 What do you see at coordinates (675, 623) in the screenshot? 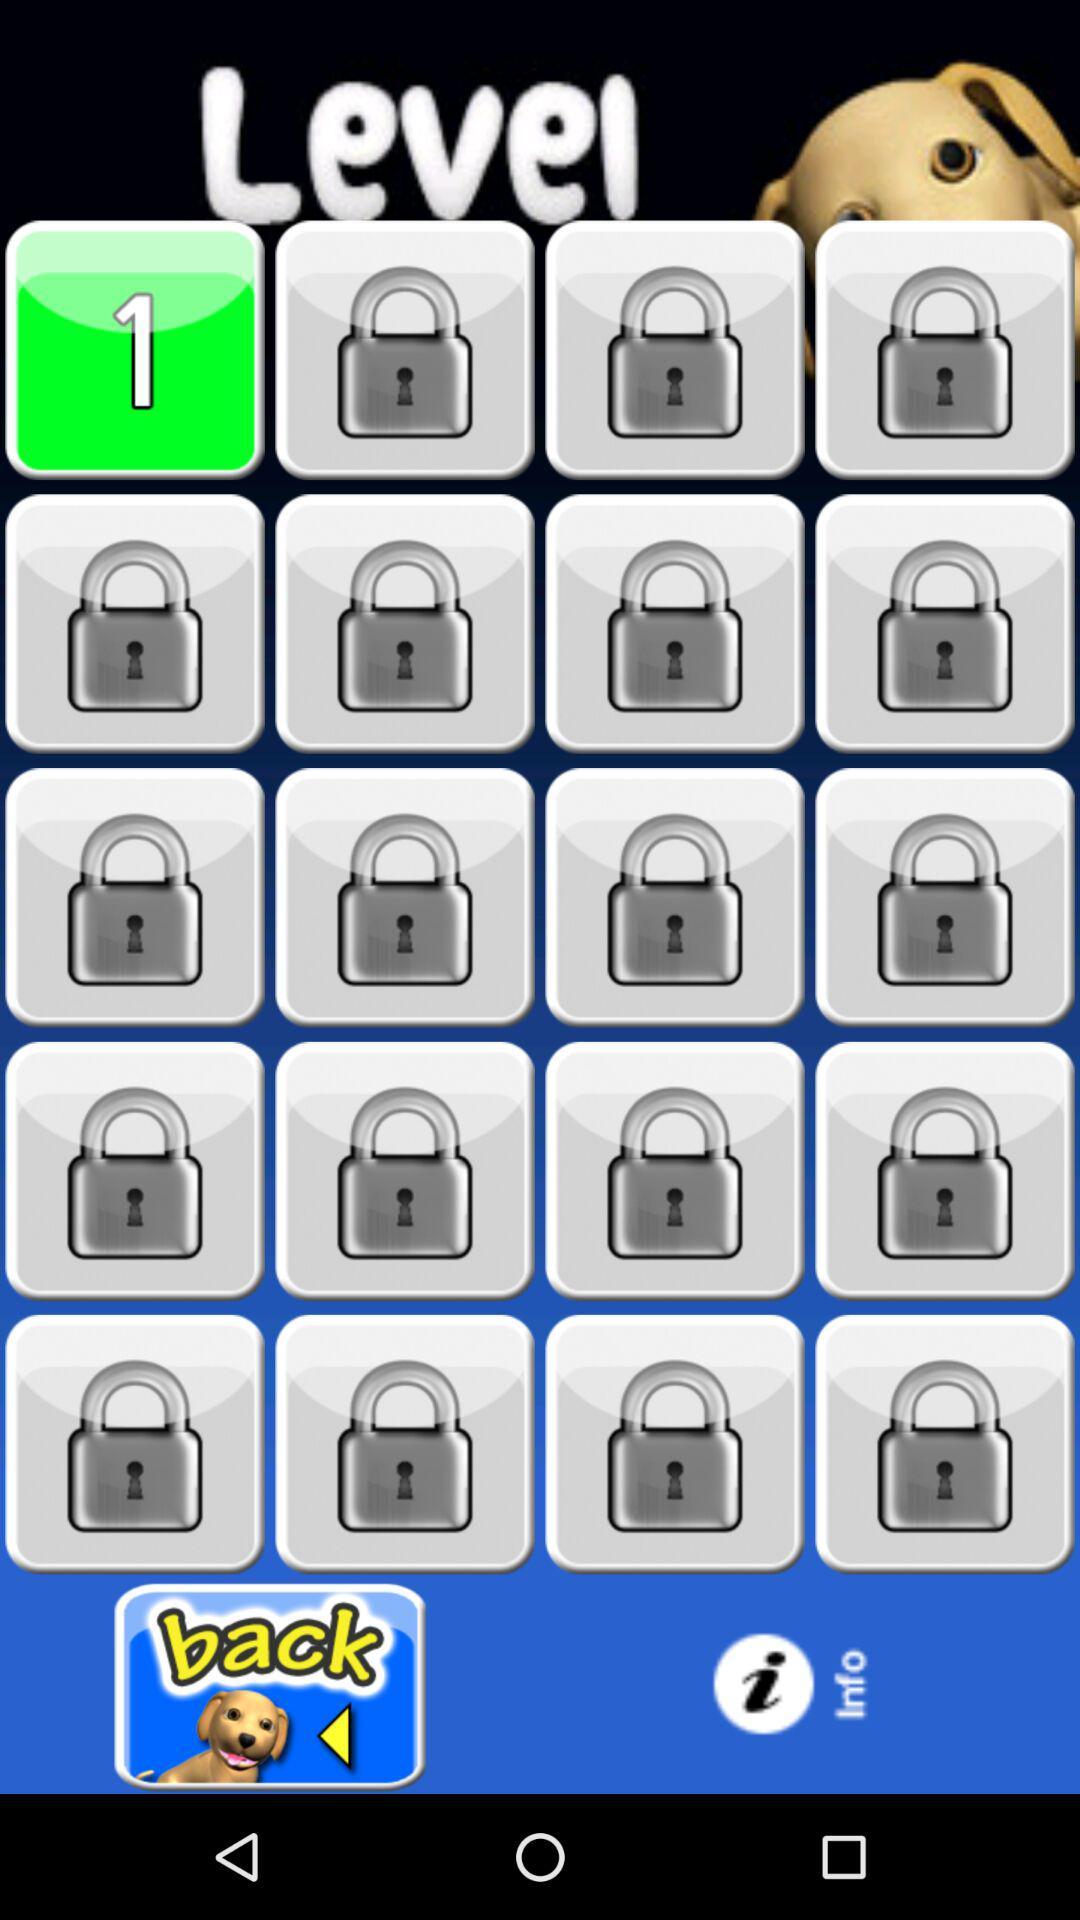
I see `random padlock option` at bounding box center [675, 623].